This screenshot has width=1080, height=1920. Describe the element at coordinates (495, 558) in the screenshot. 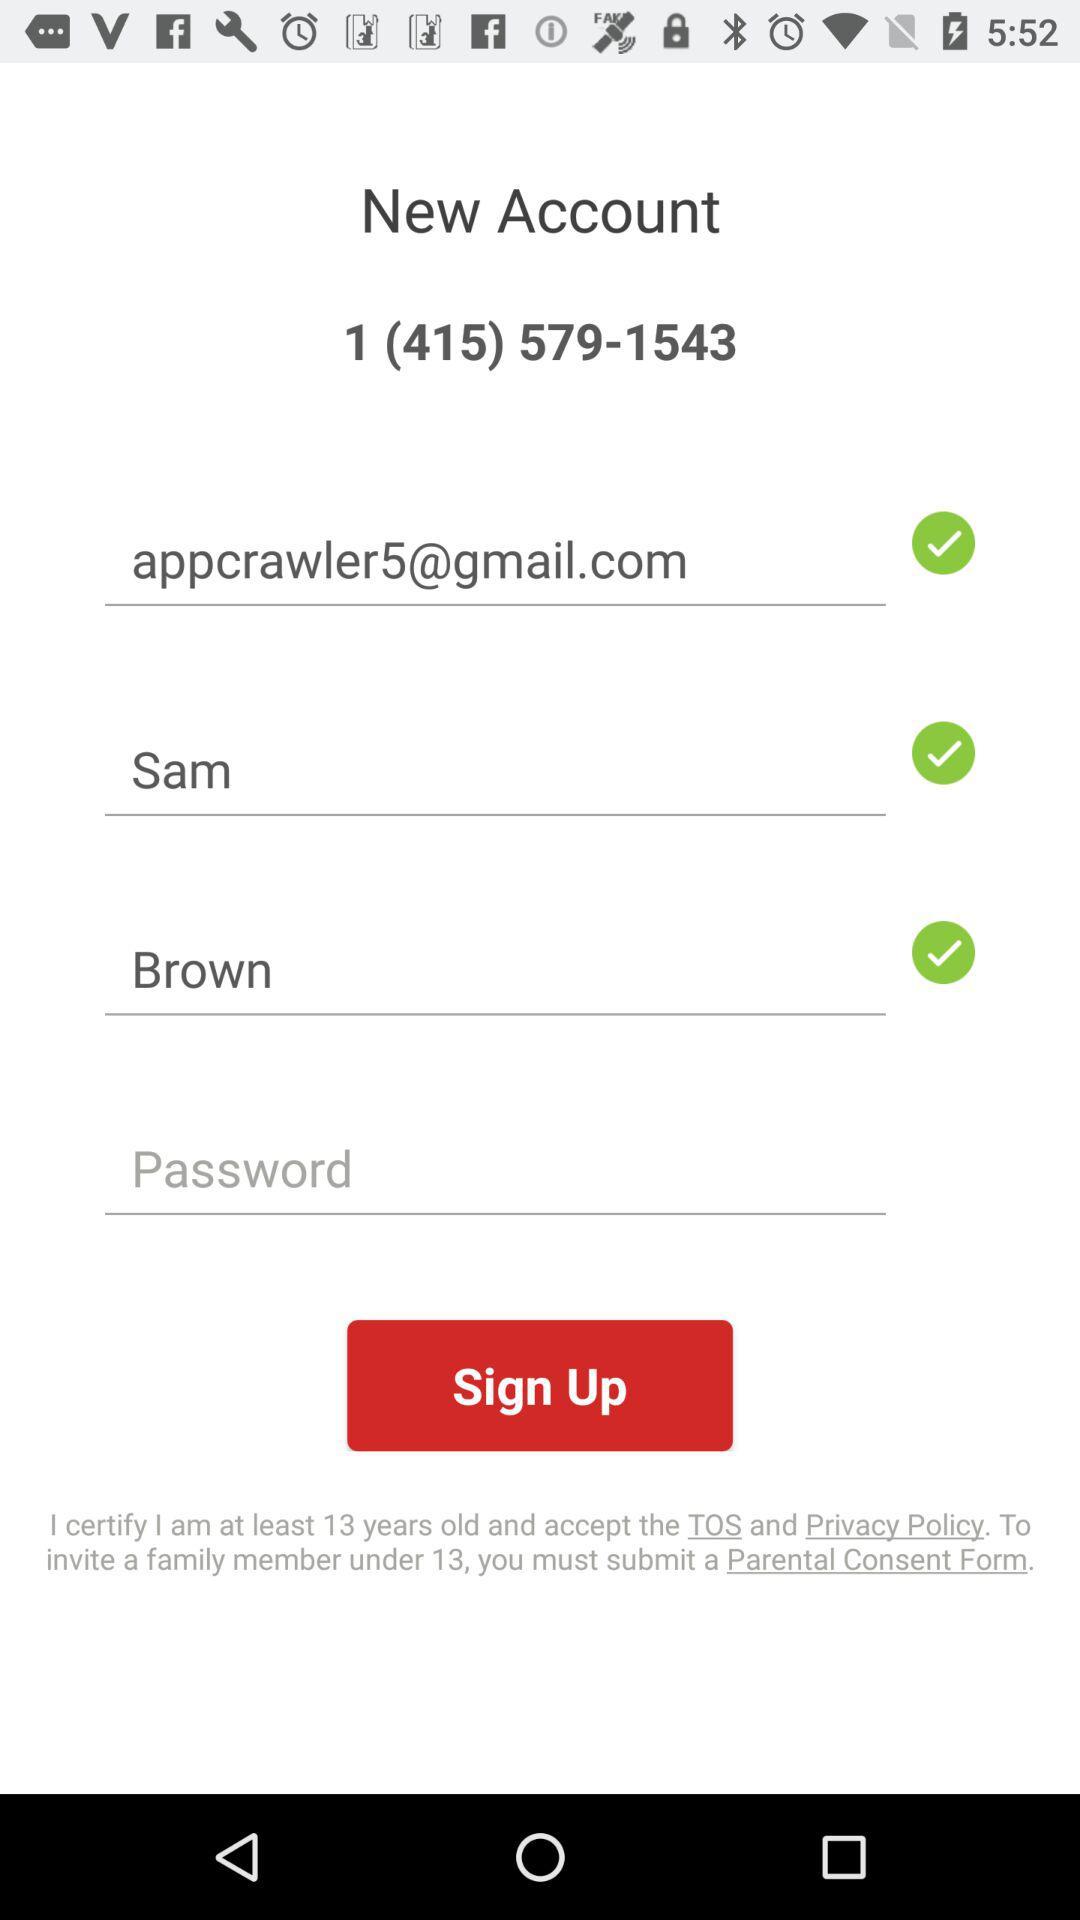

I see `the appcrawler5@gmail.com icon` at that location.